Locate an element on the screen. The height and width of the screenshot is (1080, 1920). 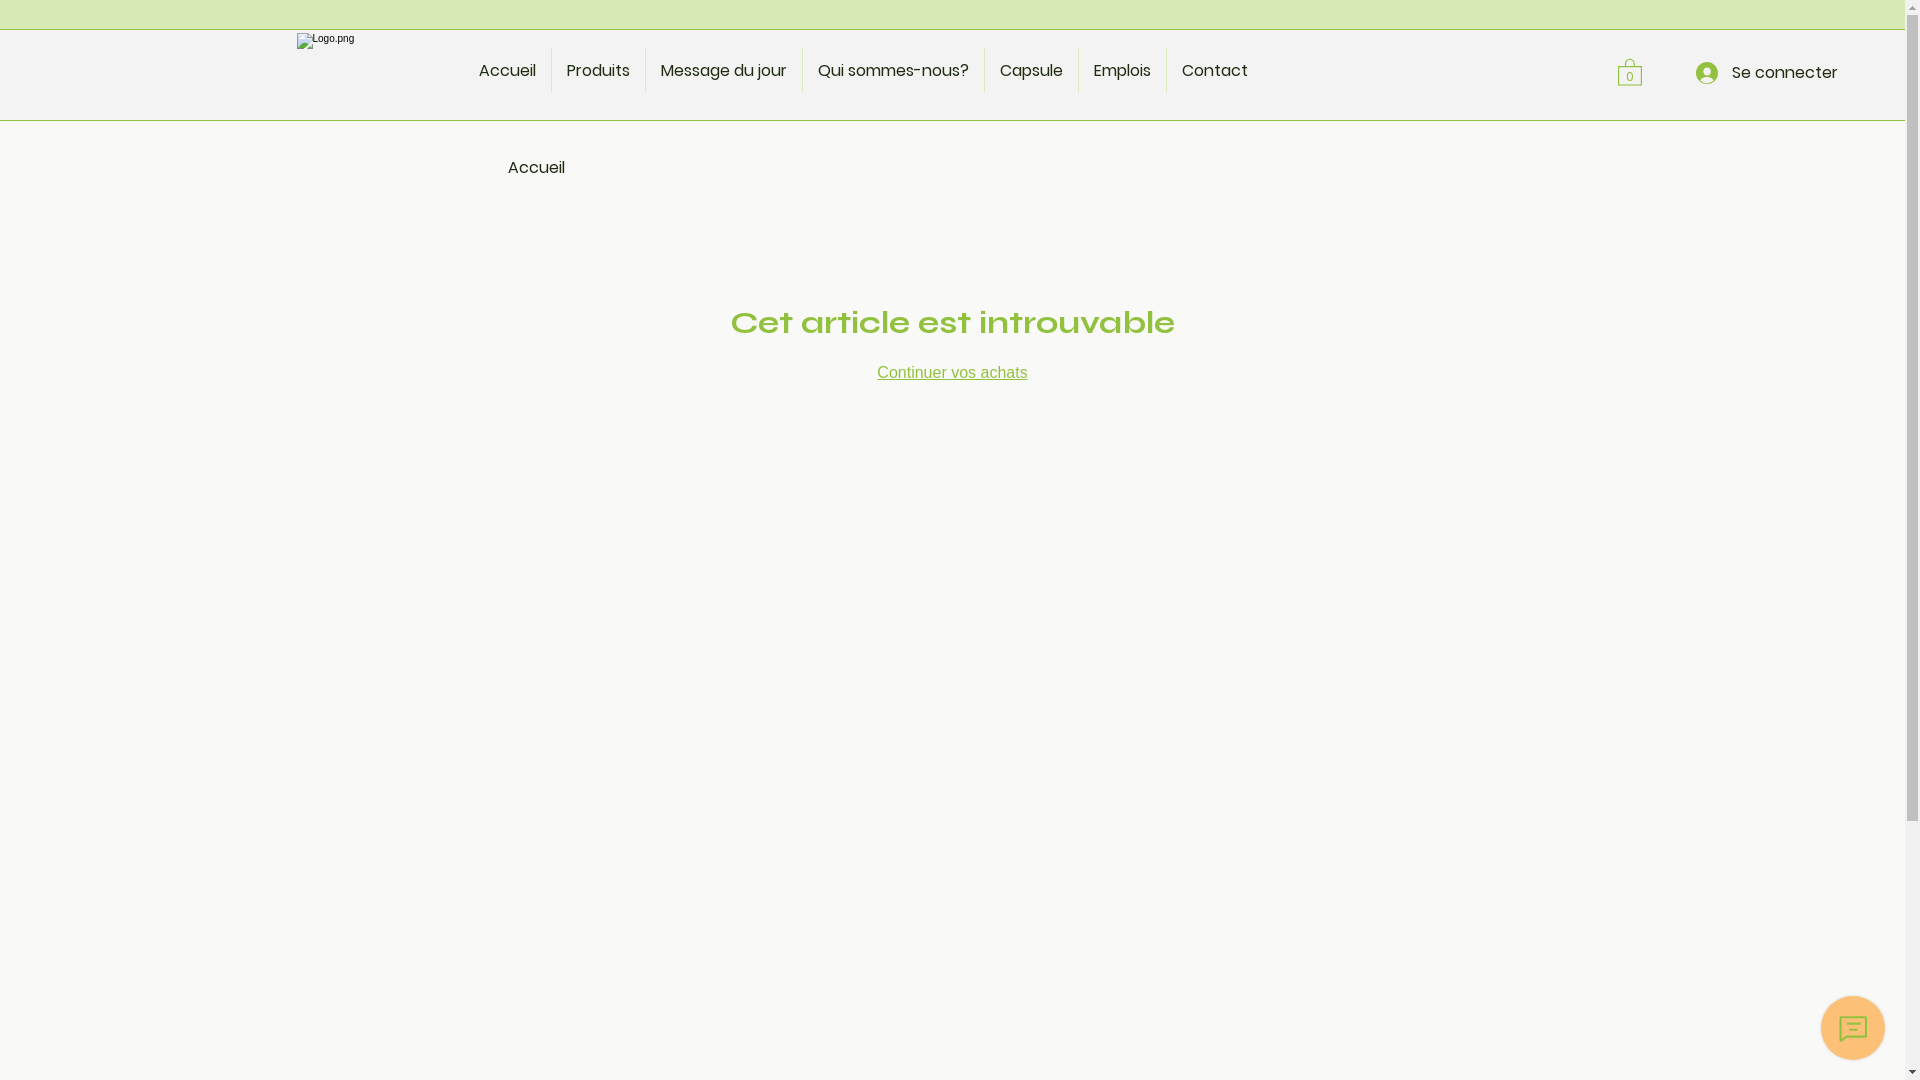
'Produits' is located at coordinates (552, 69).